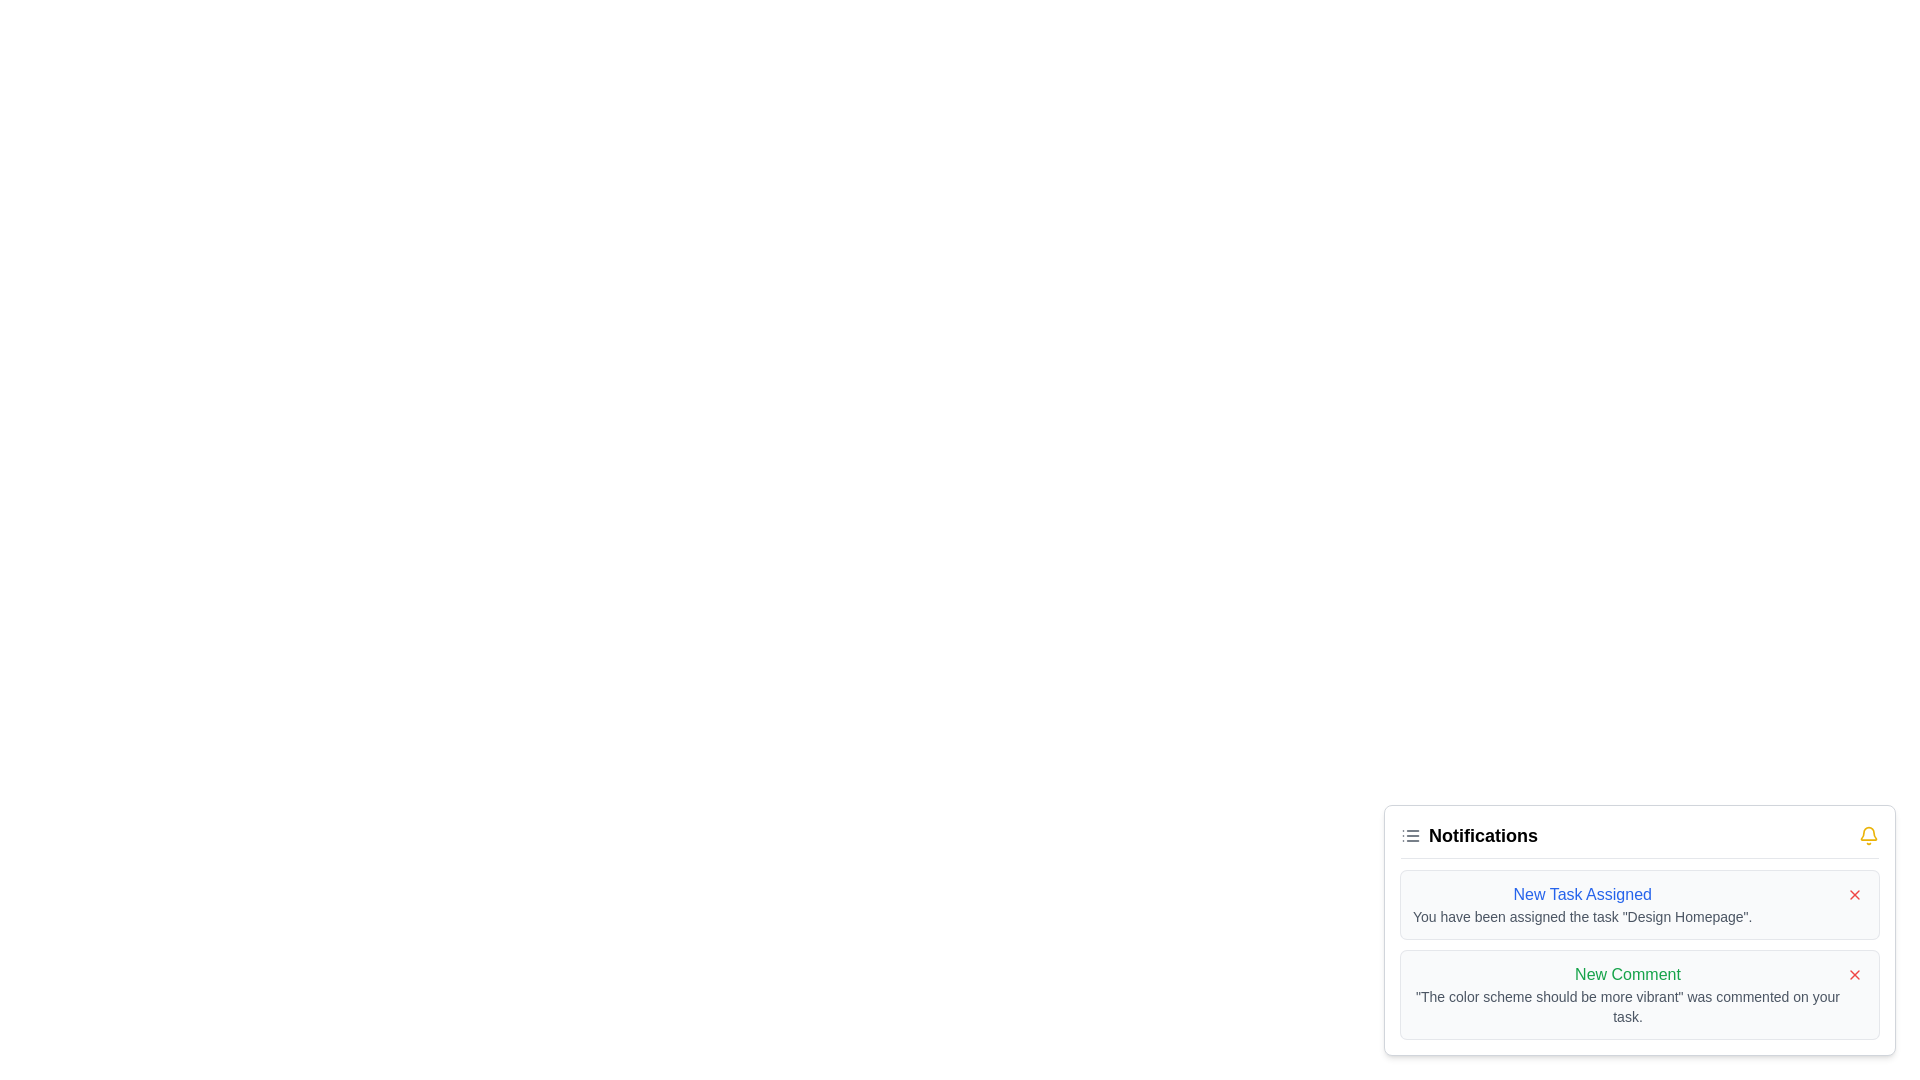 The height and width of the screenshot is (1080, 1920). Describe the element at coordinates (1853, 974) in the screenshot. I see `the Close/Dismiss Button located at the bottom-right corner of the Notifications panel` at that location.